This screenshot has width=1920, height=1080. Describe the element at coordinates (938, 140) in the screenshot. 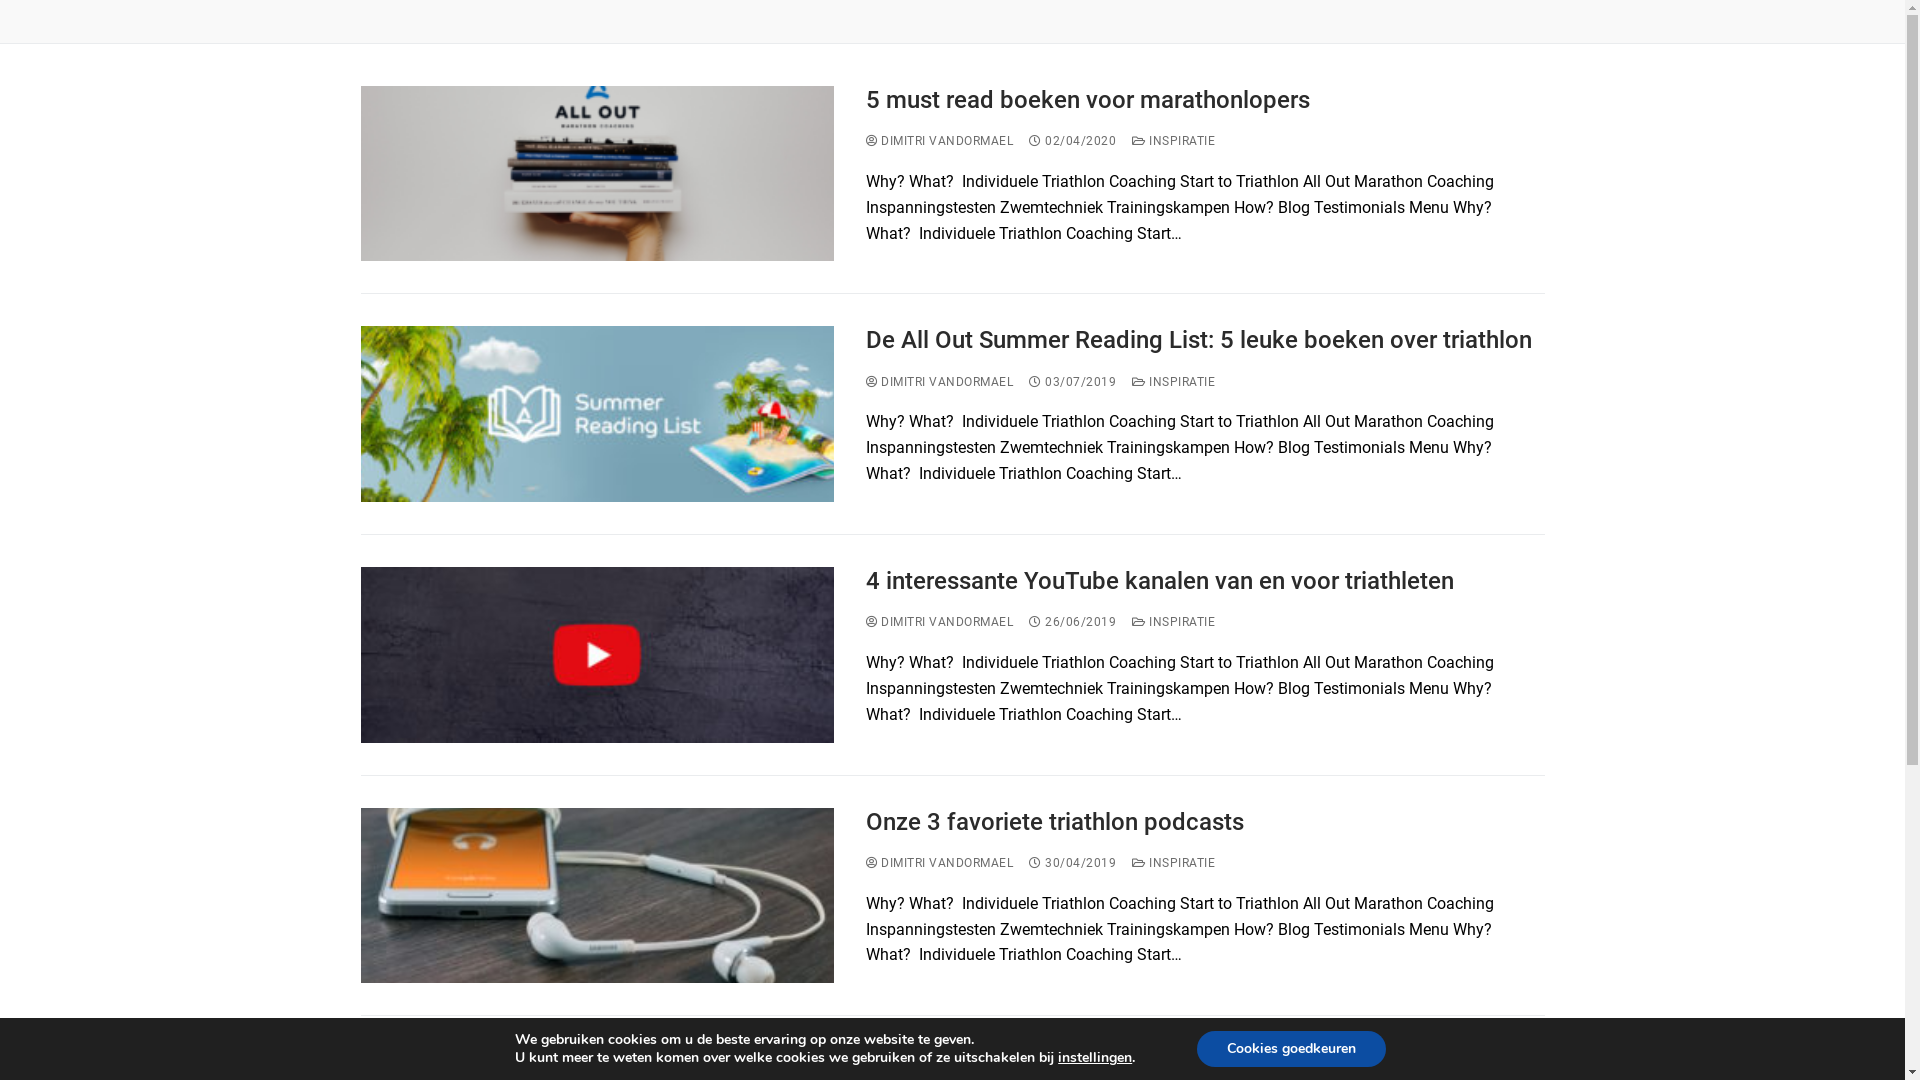

I see `'DIMITRI VANDORMAEL'` at that location.